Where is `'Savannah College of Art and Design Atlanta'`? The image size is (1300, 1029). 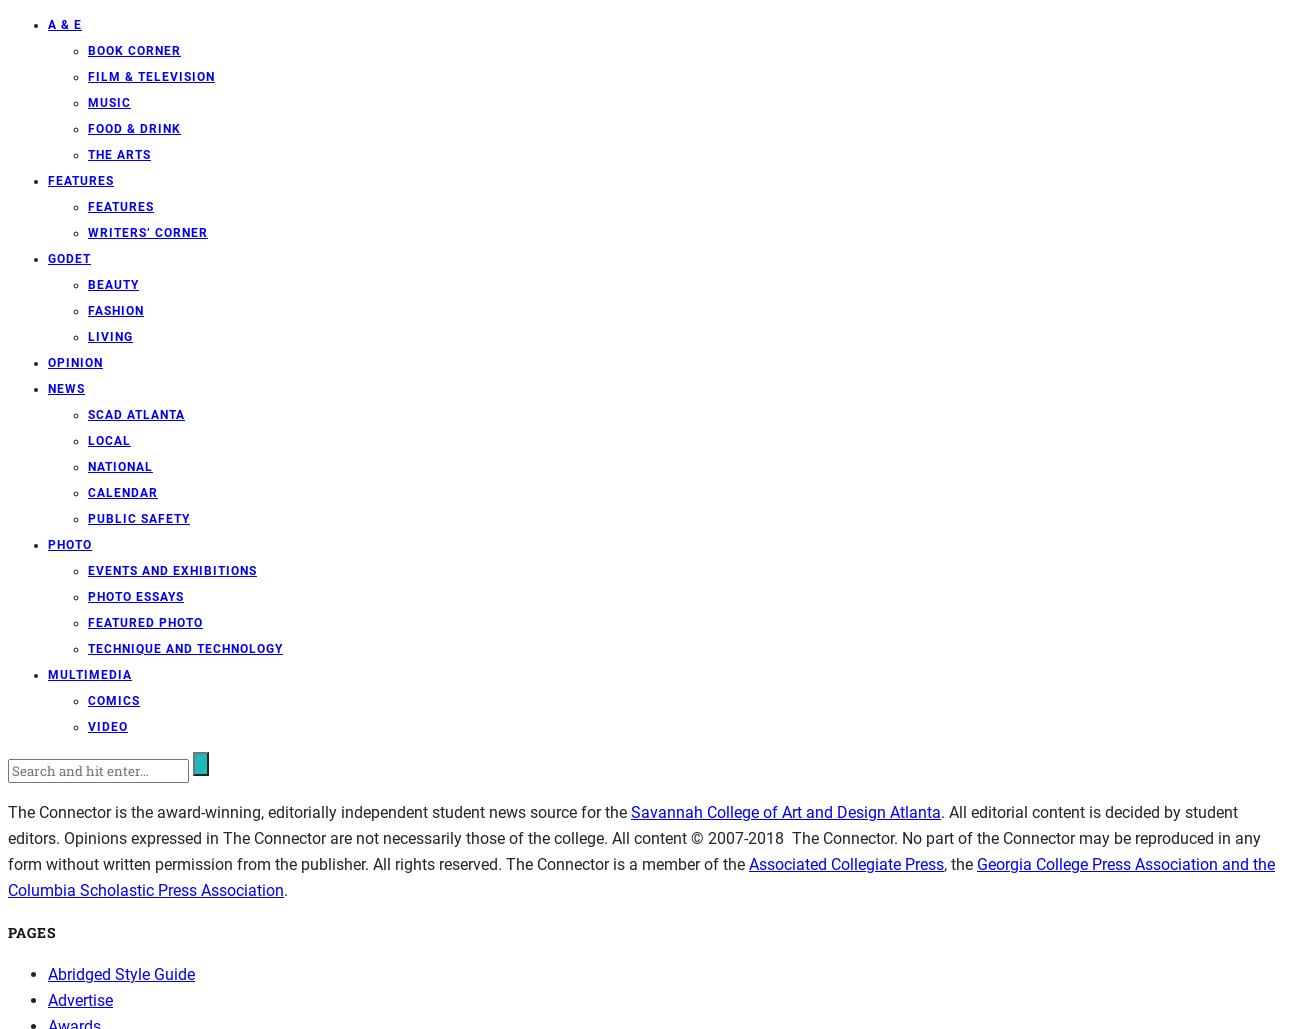
'Savannah College of Art and Design Atlanta' is located at coordinates (784, 811).